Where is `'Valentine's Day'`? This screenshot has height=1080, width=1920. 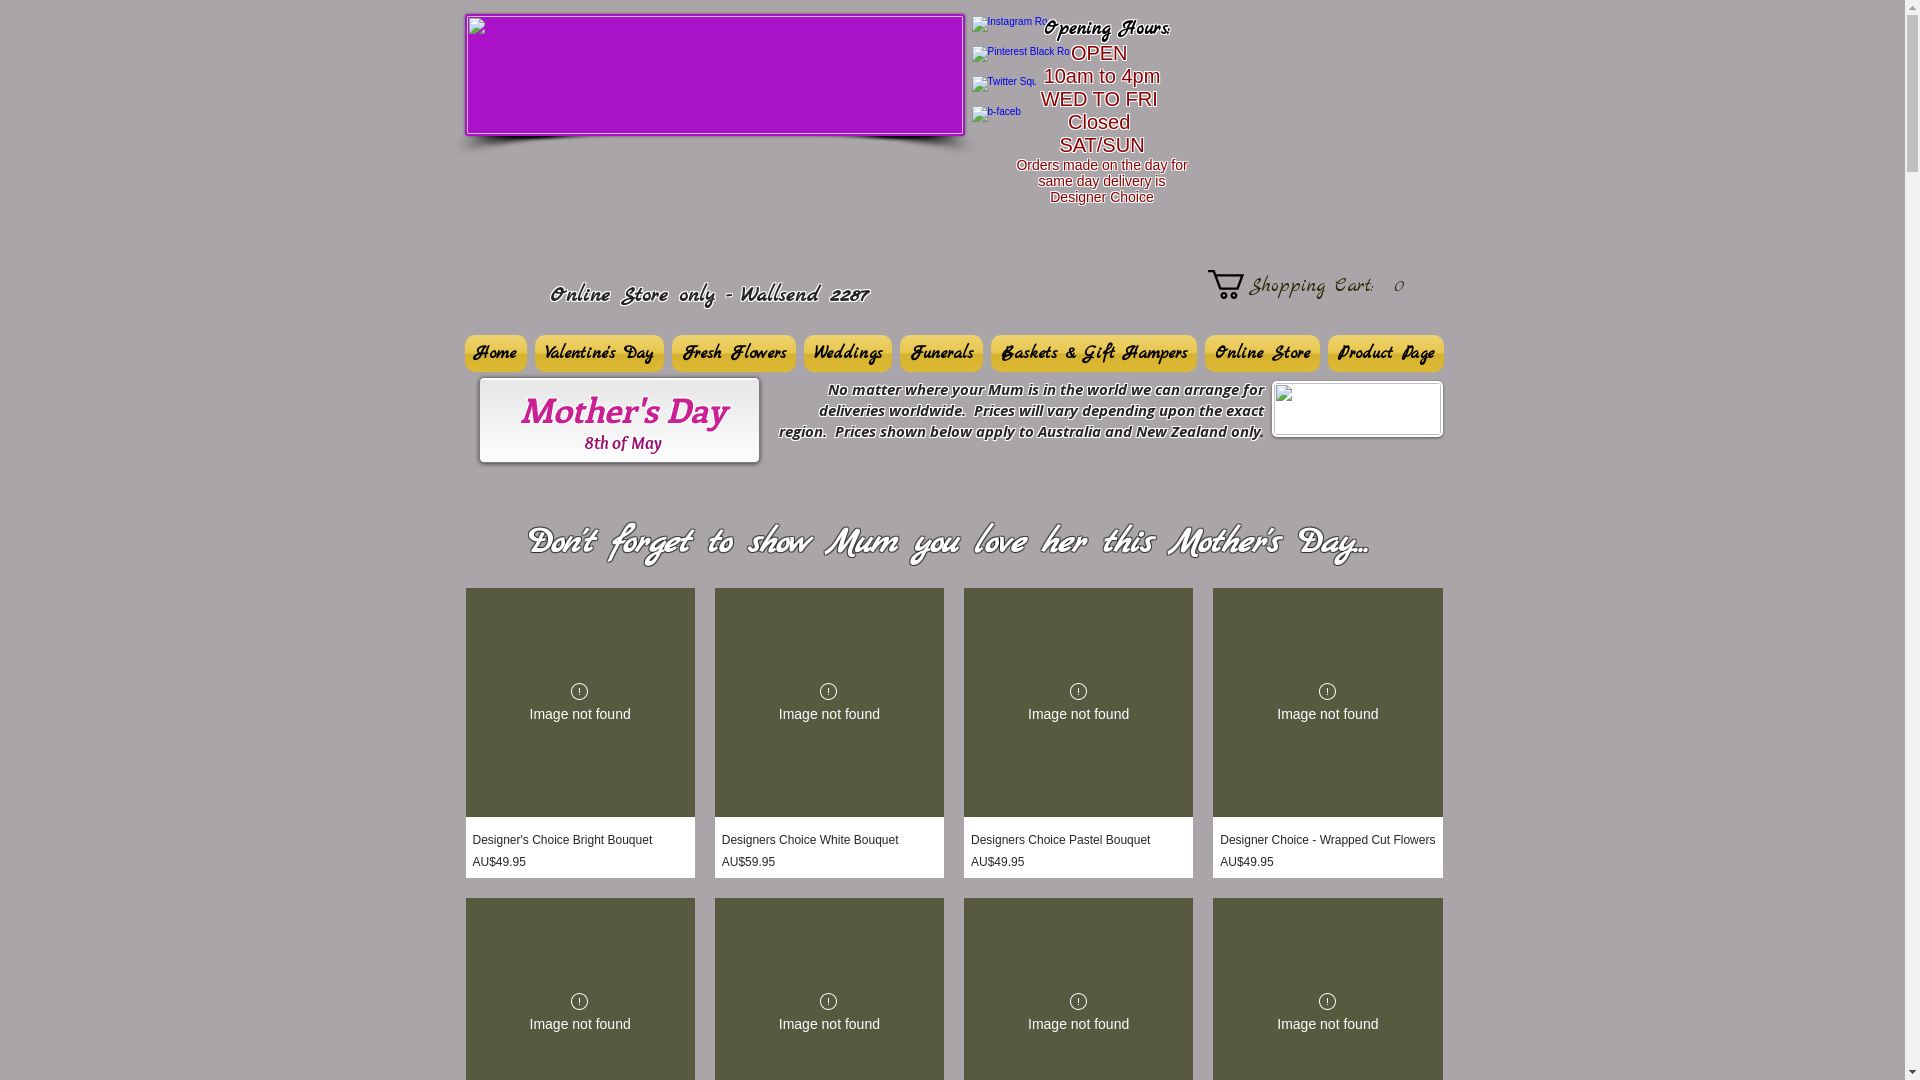 'Valentine's Day' is located at coordinates (529, 352).